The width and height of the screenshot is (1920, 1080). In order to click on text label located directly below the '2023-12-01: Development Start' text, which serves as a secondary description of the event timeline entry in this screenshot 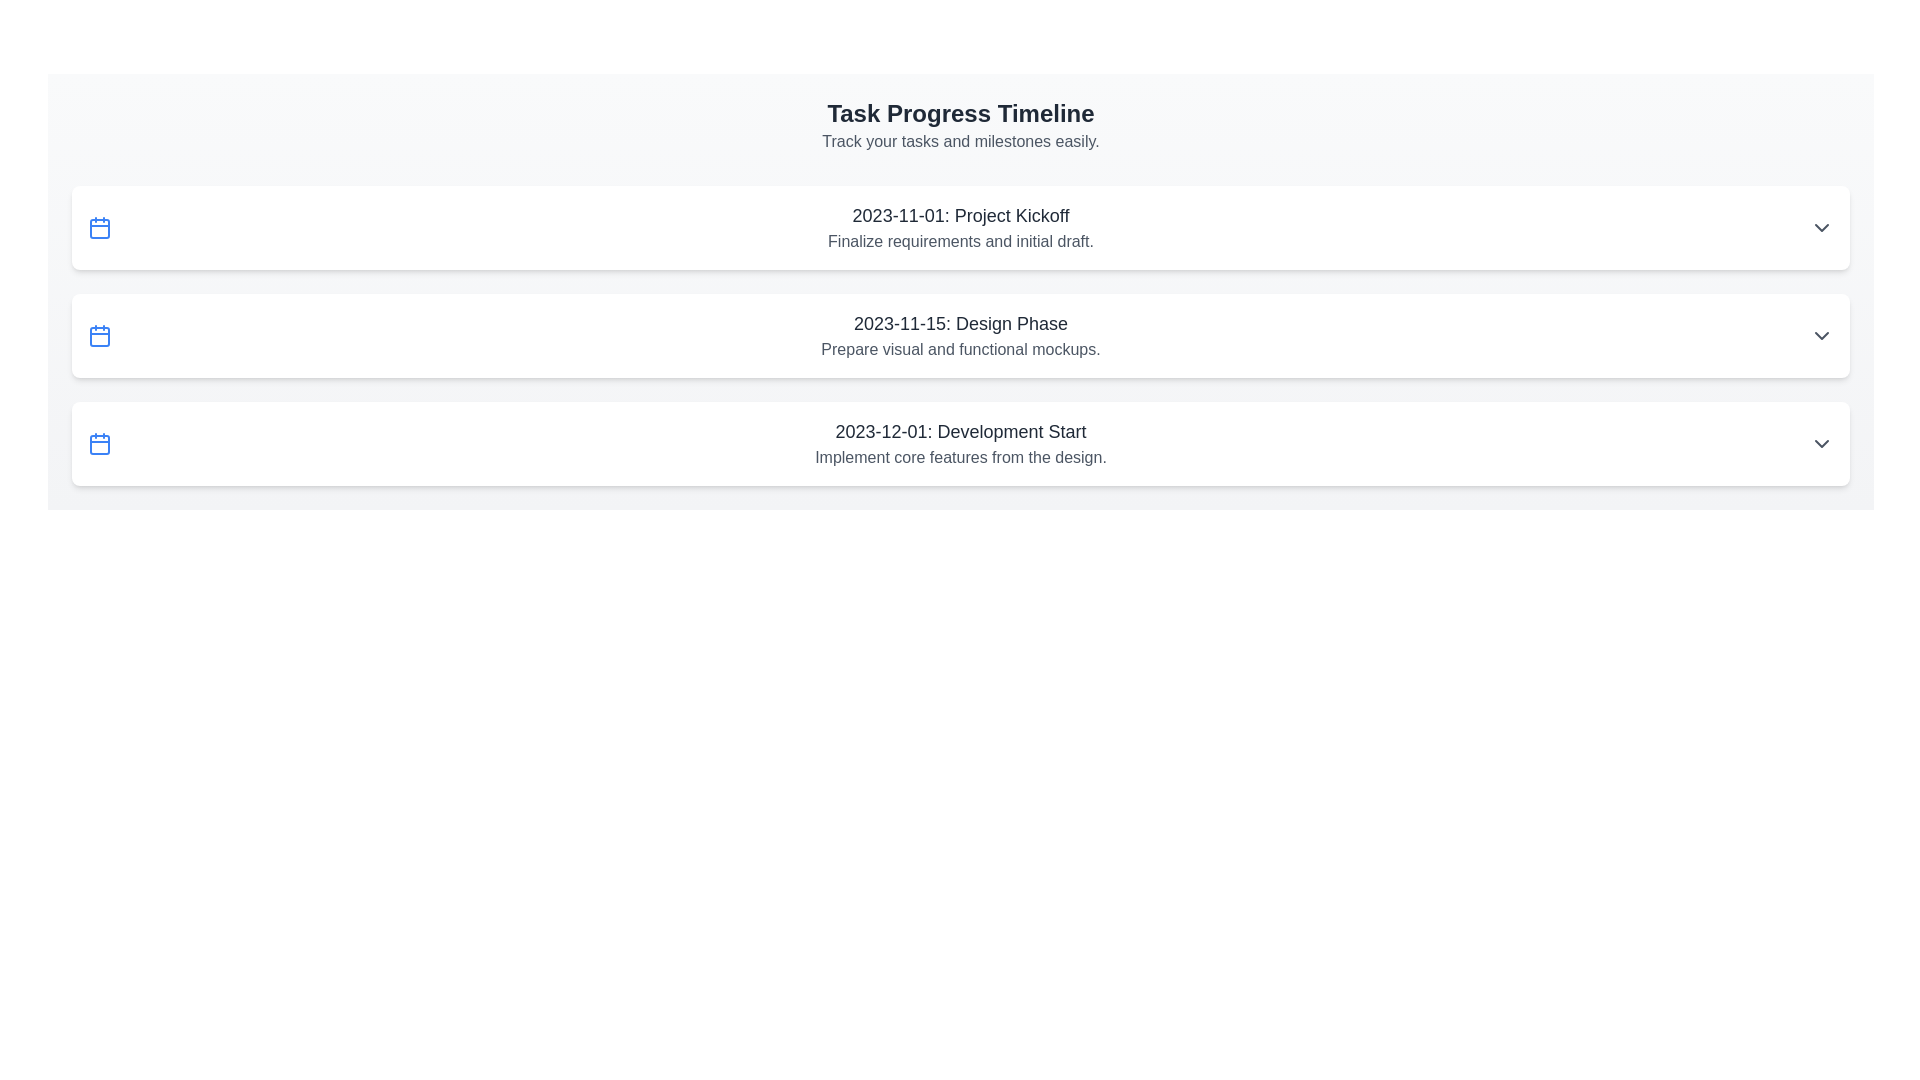, I will do `click(960, 458)`.